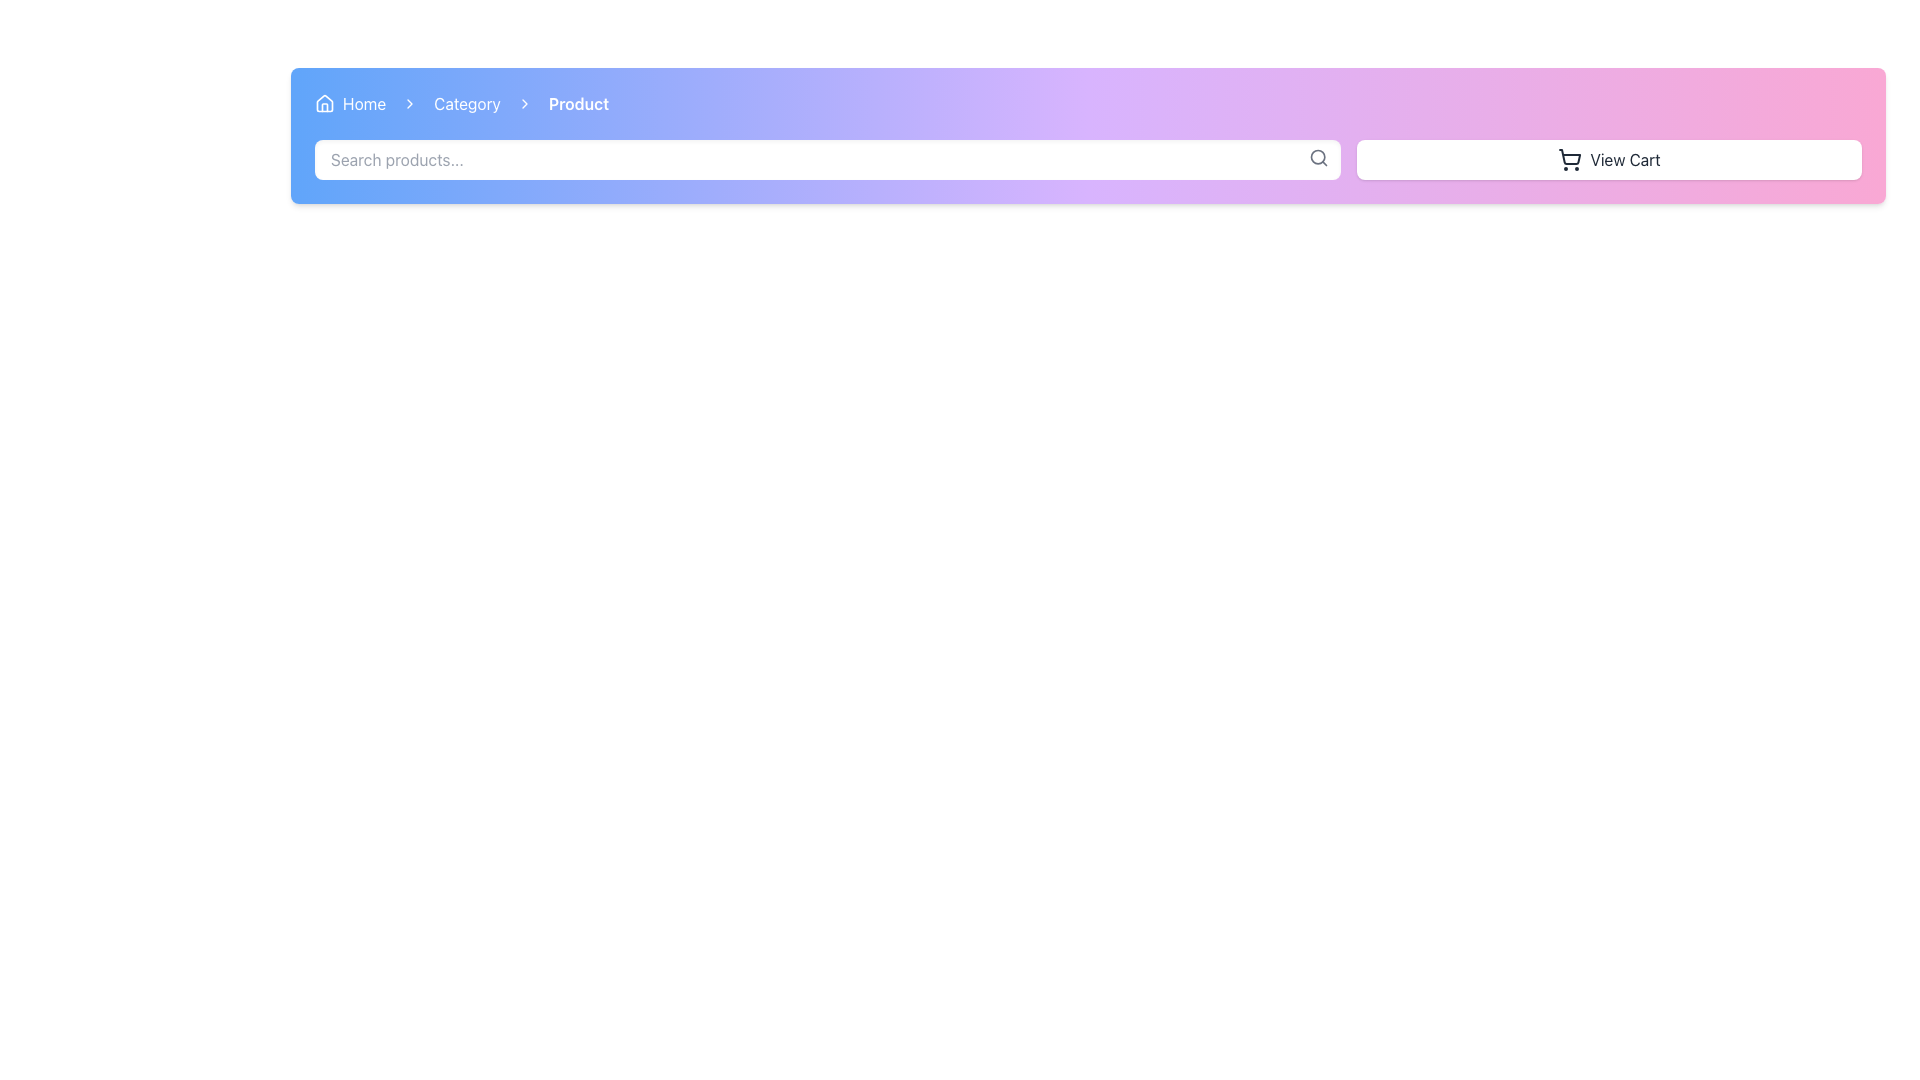 The width and height of the screenshot is (1920, 1080). Describe the element at coordinates (1609, 158) in the screenshot. I see `the shopping cart button located in the upper right corner of the interface to change its background color` at that location.